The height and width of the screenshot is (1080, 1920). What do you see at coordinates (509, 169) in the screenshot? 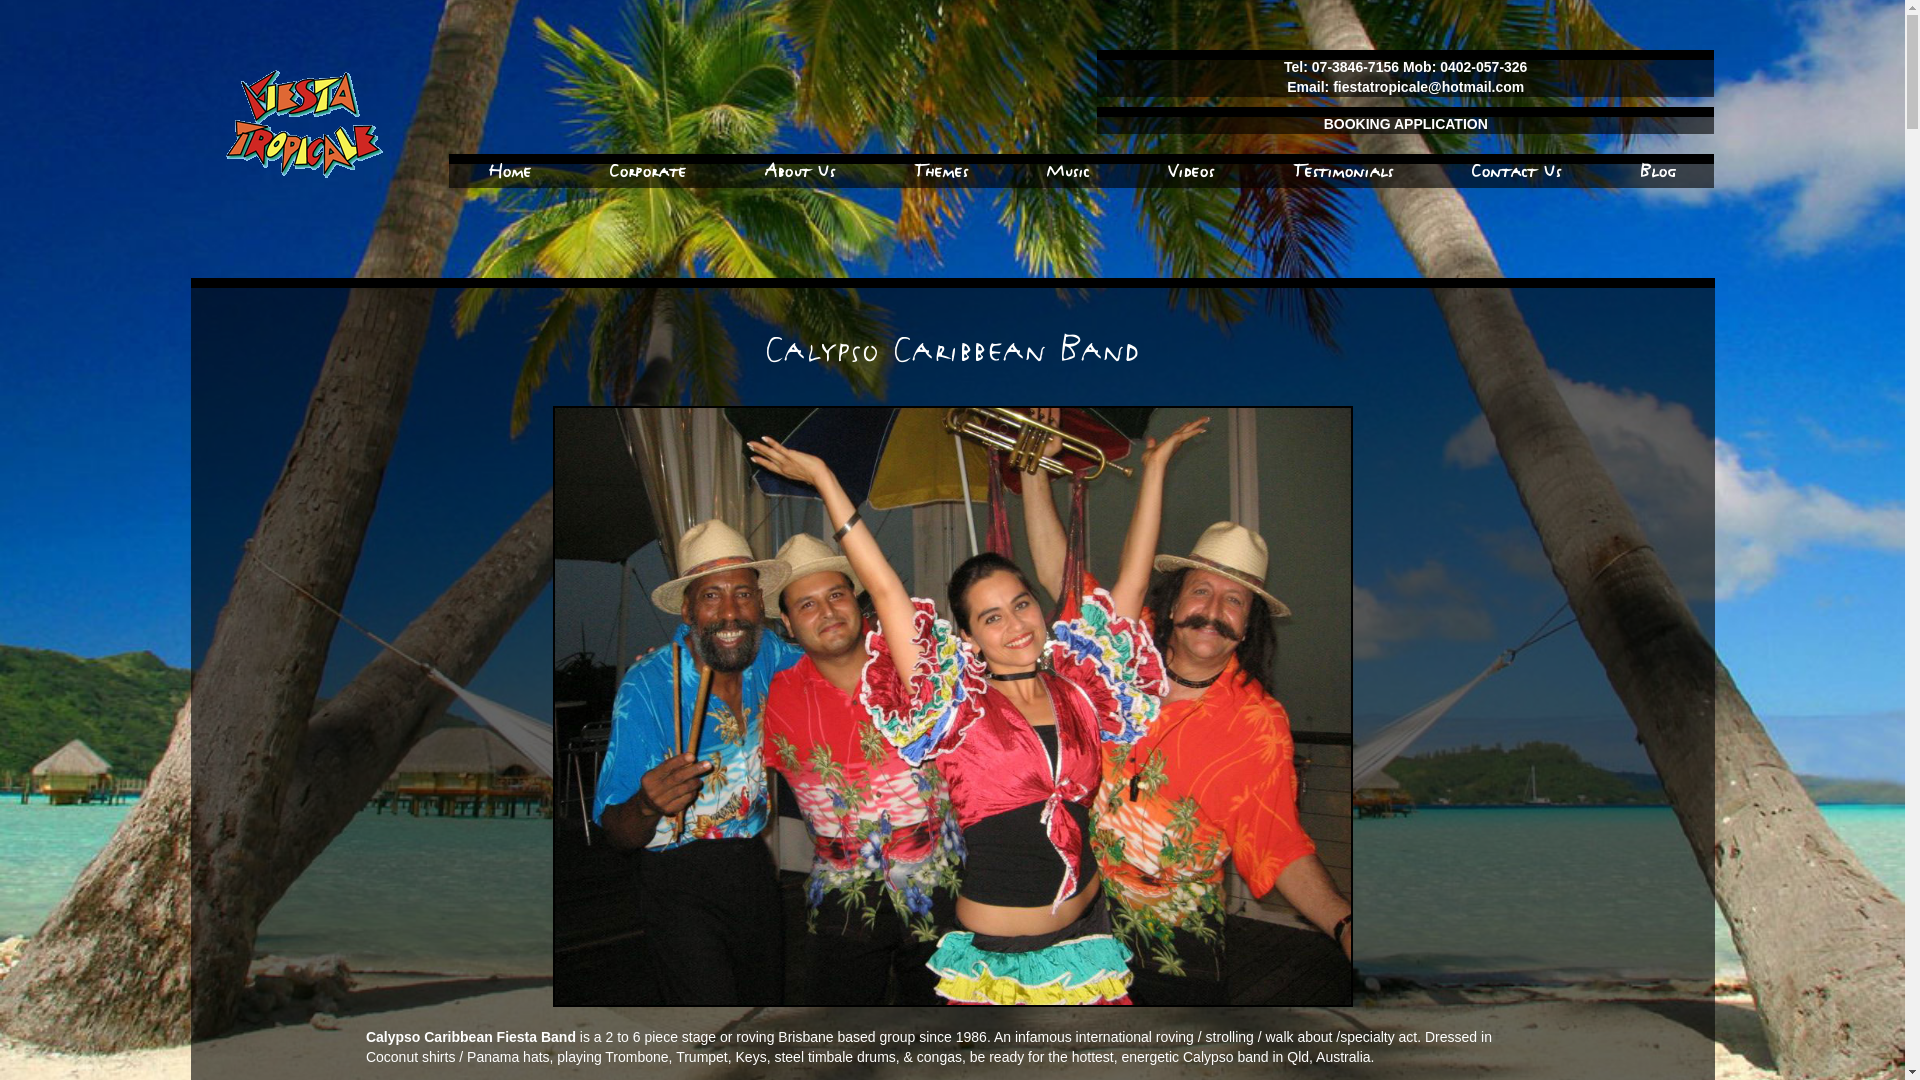
I see `'Home'` at bounding box center [509, 169].